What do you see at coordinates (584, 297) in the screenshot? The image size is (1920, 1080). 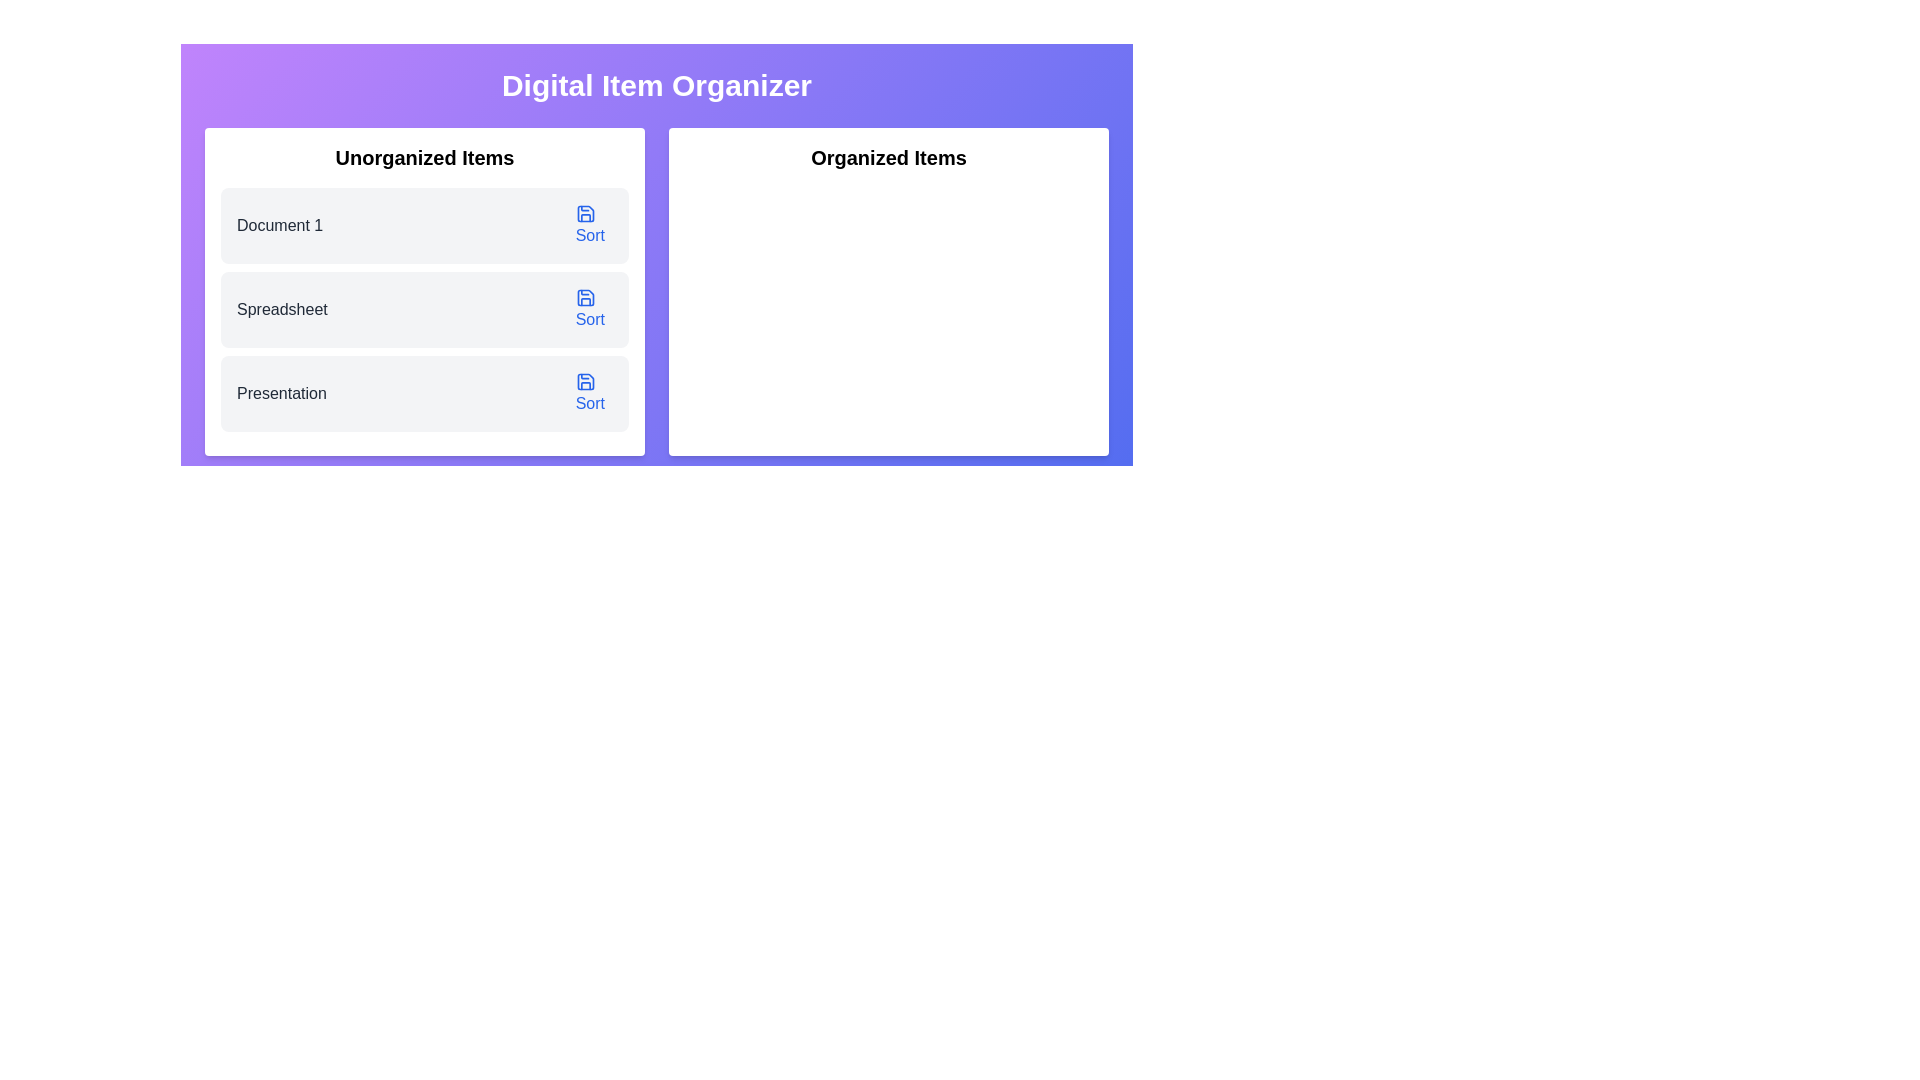 I see `the save or sort icon located in the 'Unorganized Items' section, positioned to the right of the 'Presentation' item in the third row` at bounding box center [584, 297].